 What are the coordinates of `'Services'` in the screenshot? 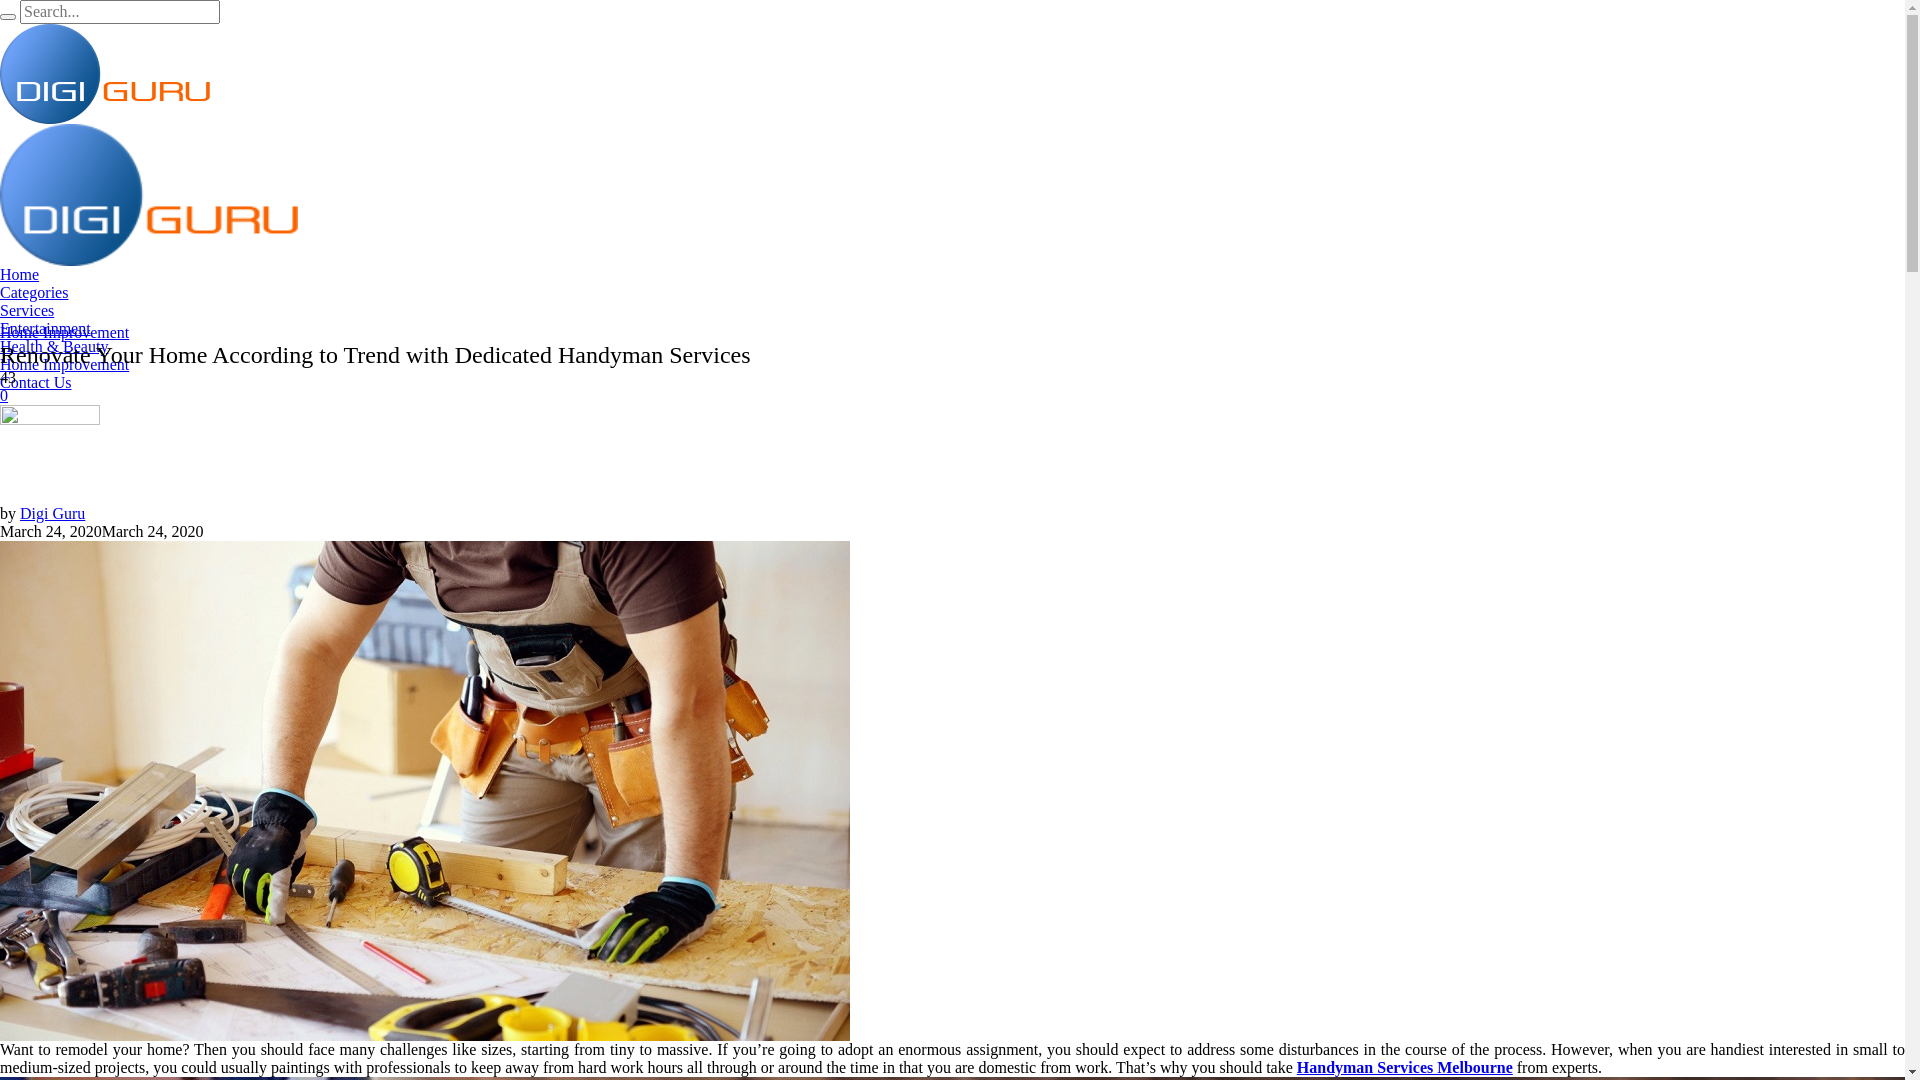 It's located at (27, 310).